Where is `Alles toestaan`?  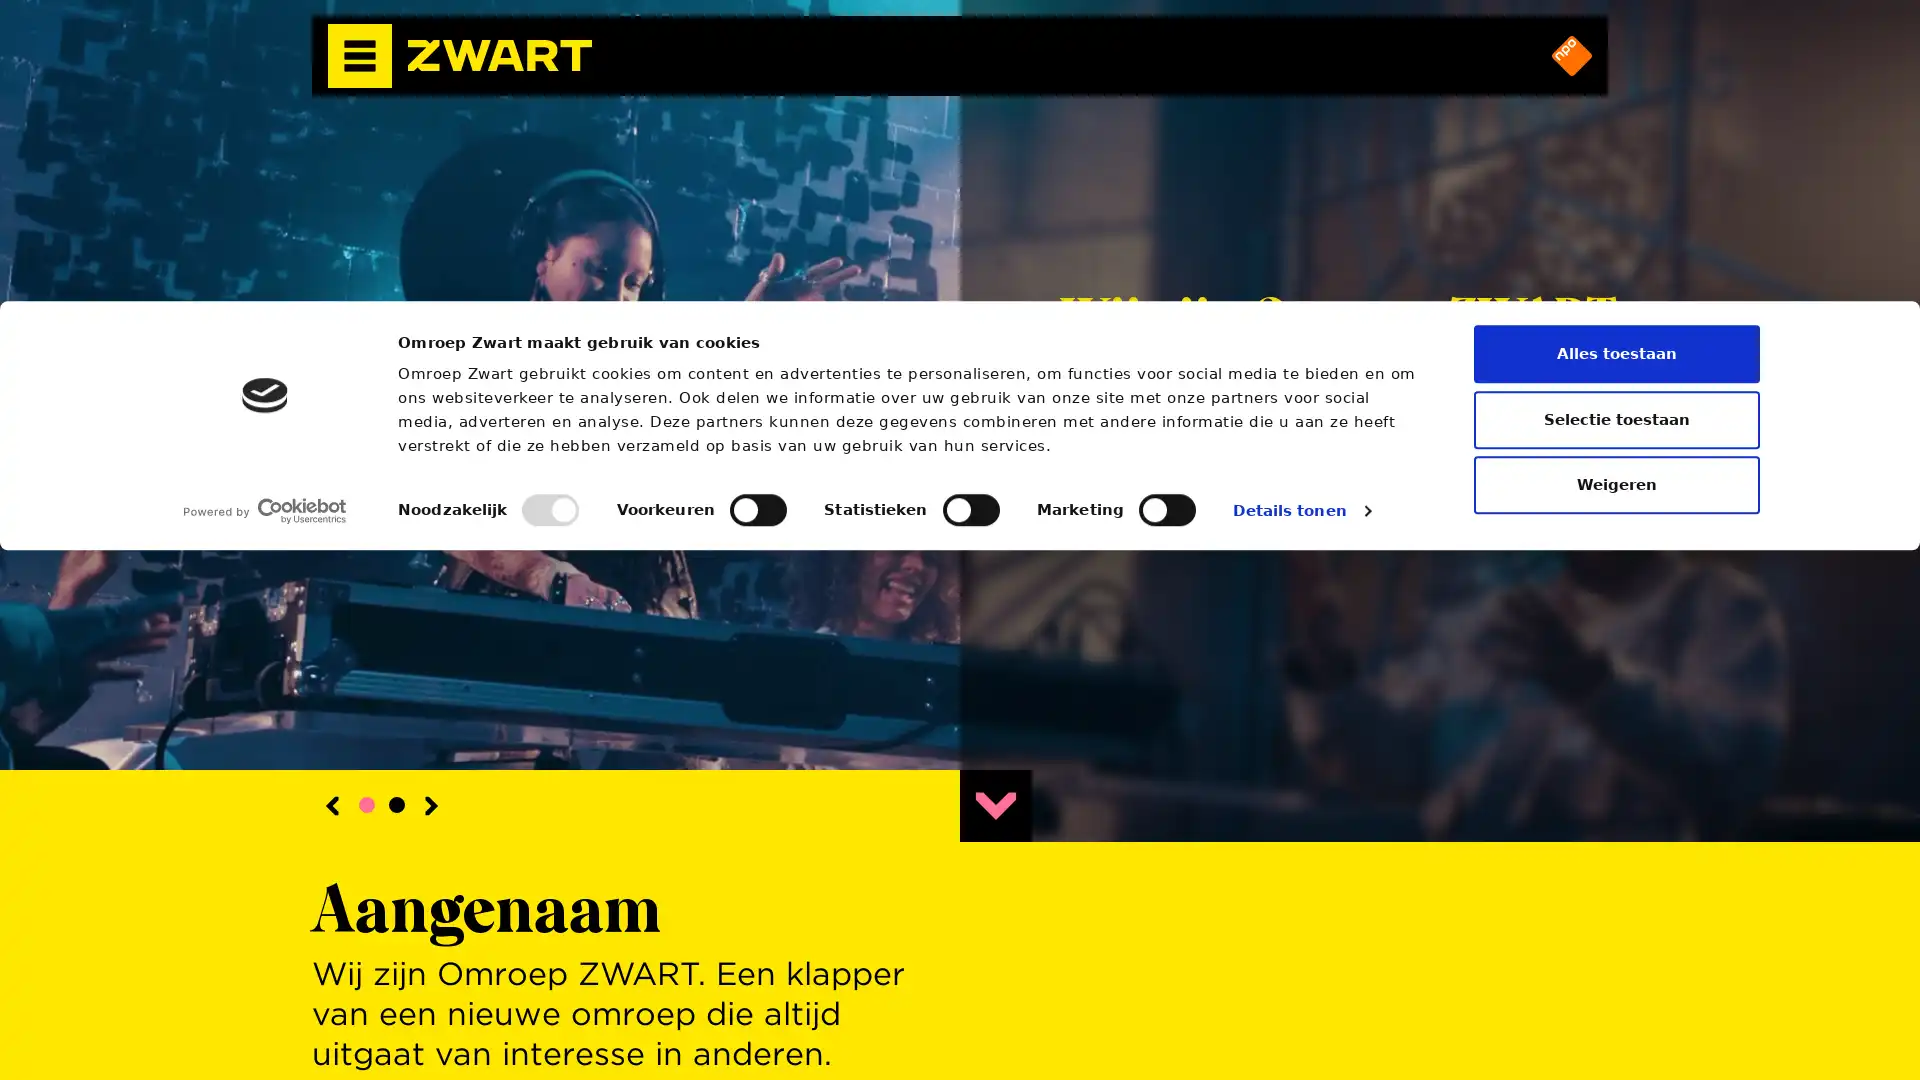
Alles toestaan is located at coordinates (1617, 882).